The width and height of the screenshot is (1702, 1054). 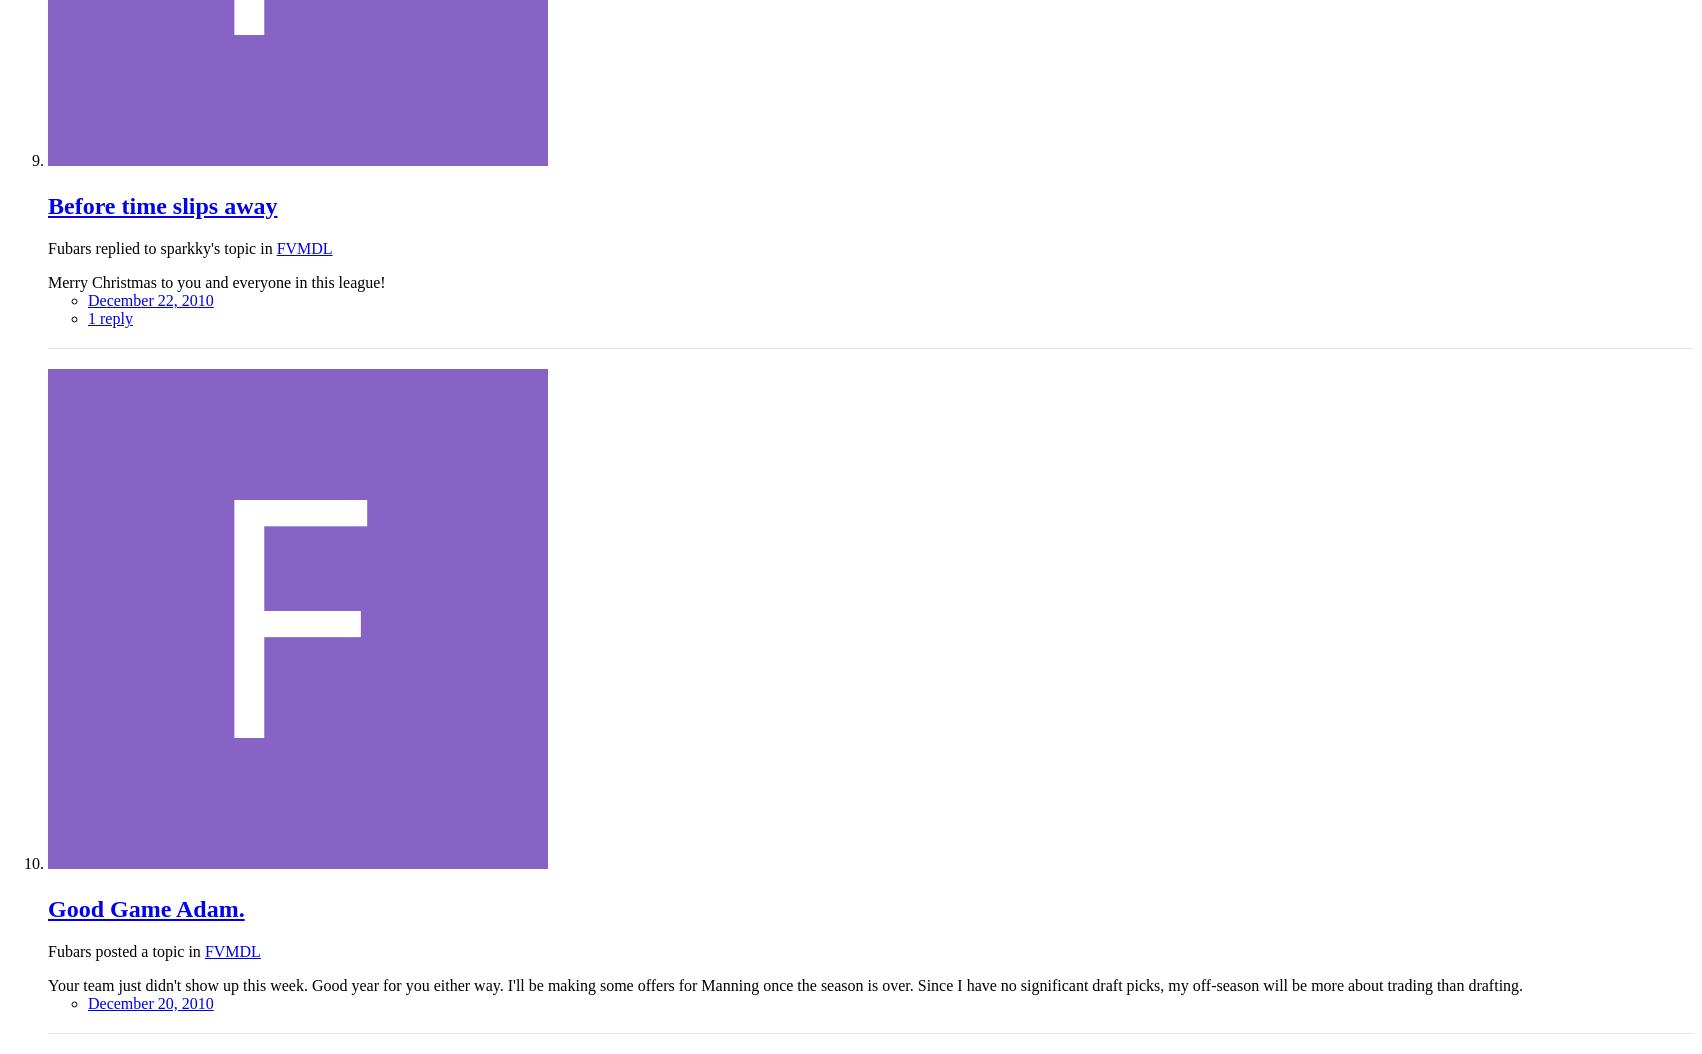 I want to click on '1 reply', so click(x=87, y=318).